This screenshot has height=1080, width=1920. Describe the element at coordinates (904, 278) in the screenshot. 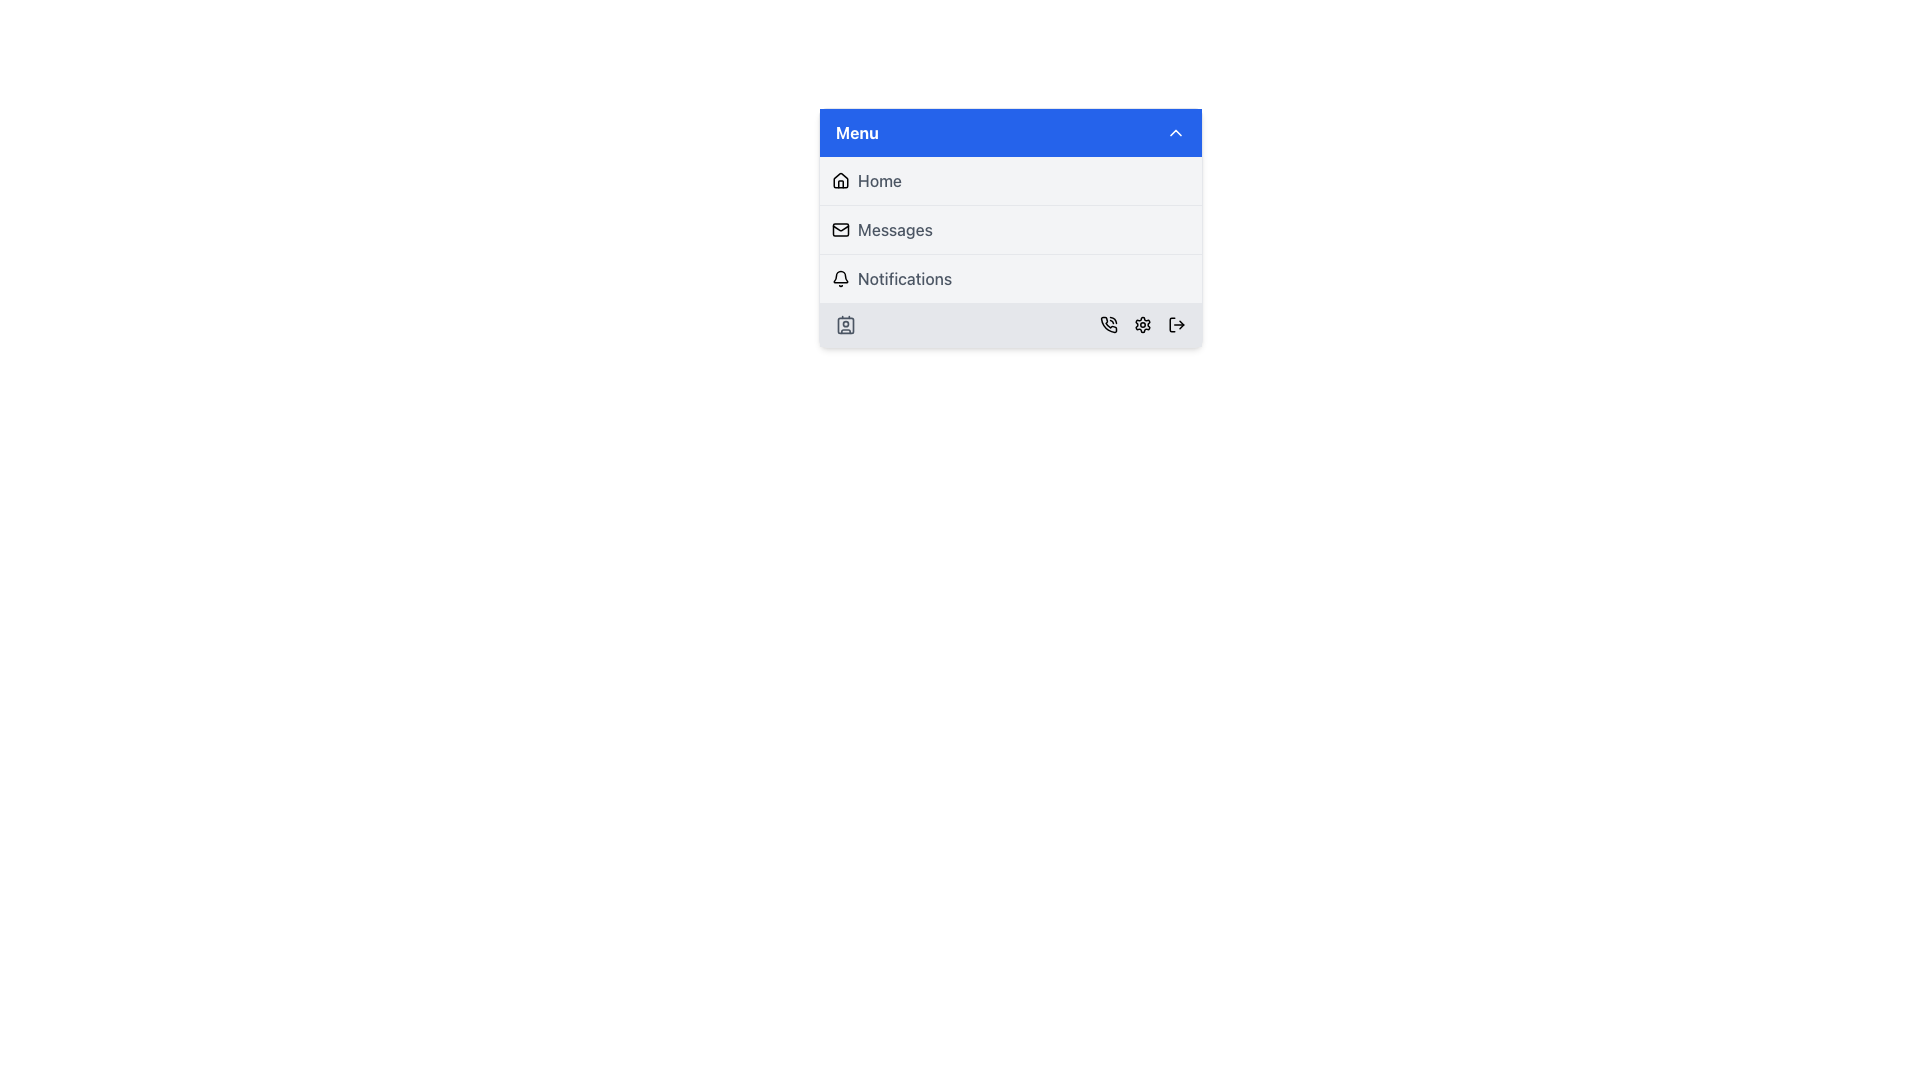

I see `text label displaying 'Notifications', which is the third entry in the menu section and aligned to the right of a bell icon` at that location.